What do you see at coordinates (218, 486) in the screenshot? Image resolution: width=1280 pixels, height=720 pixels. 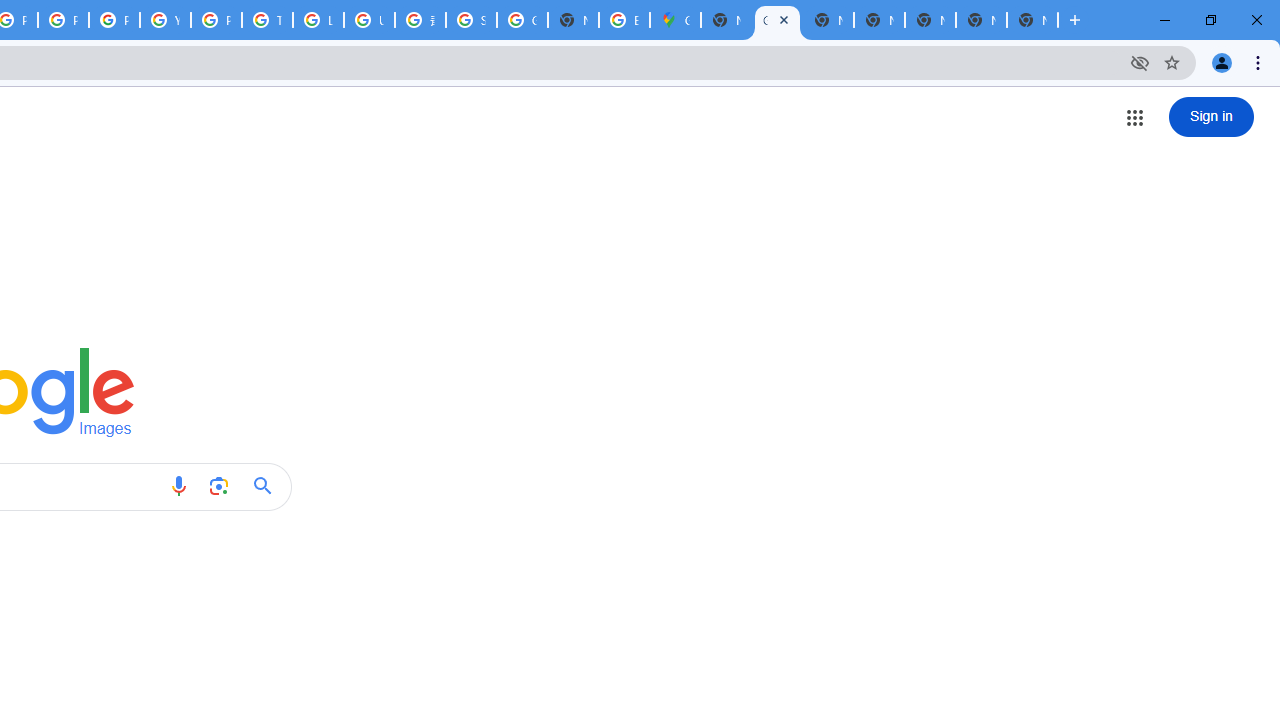 I see `'Search by image'` at bounding box center [218, 486].